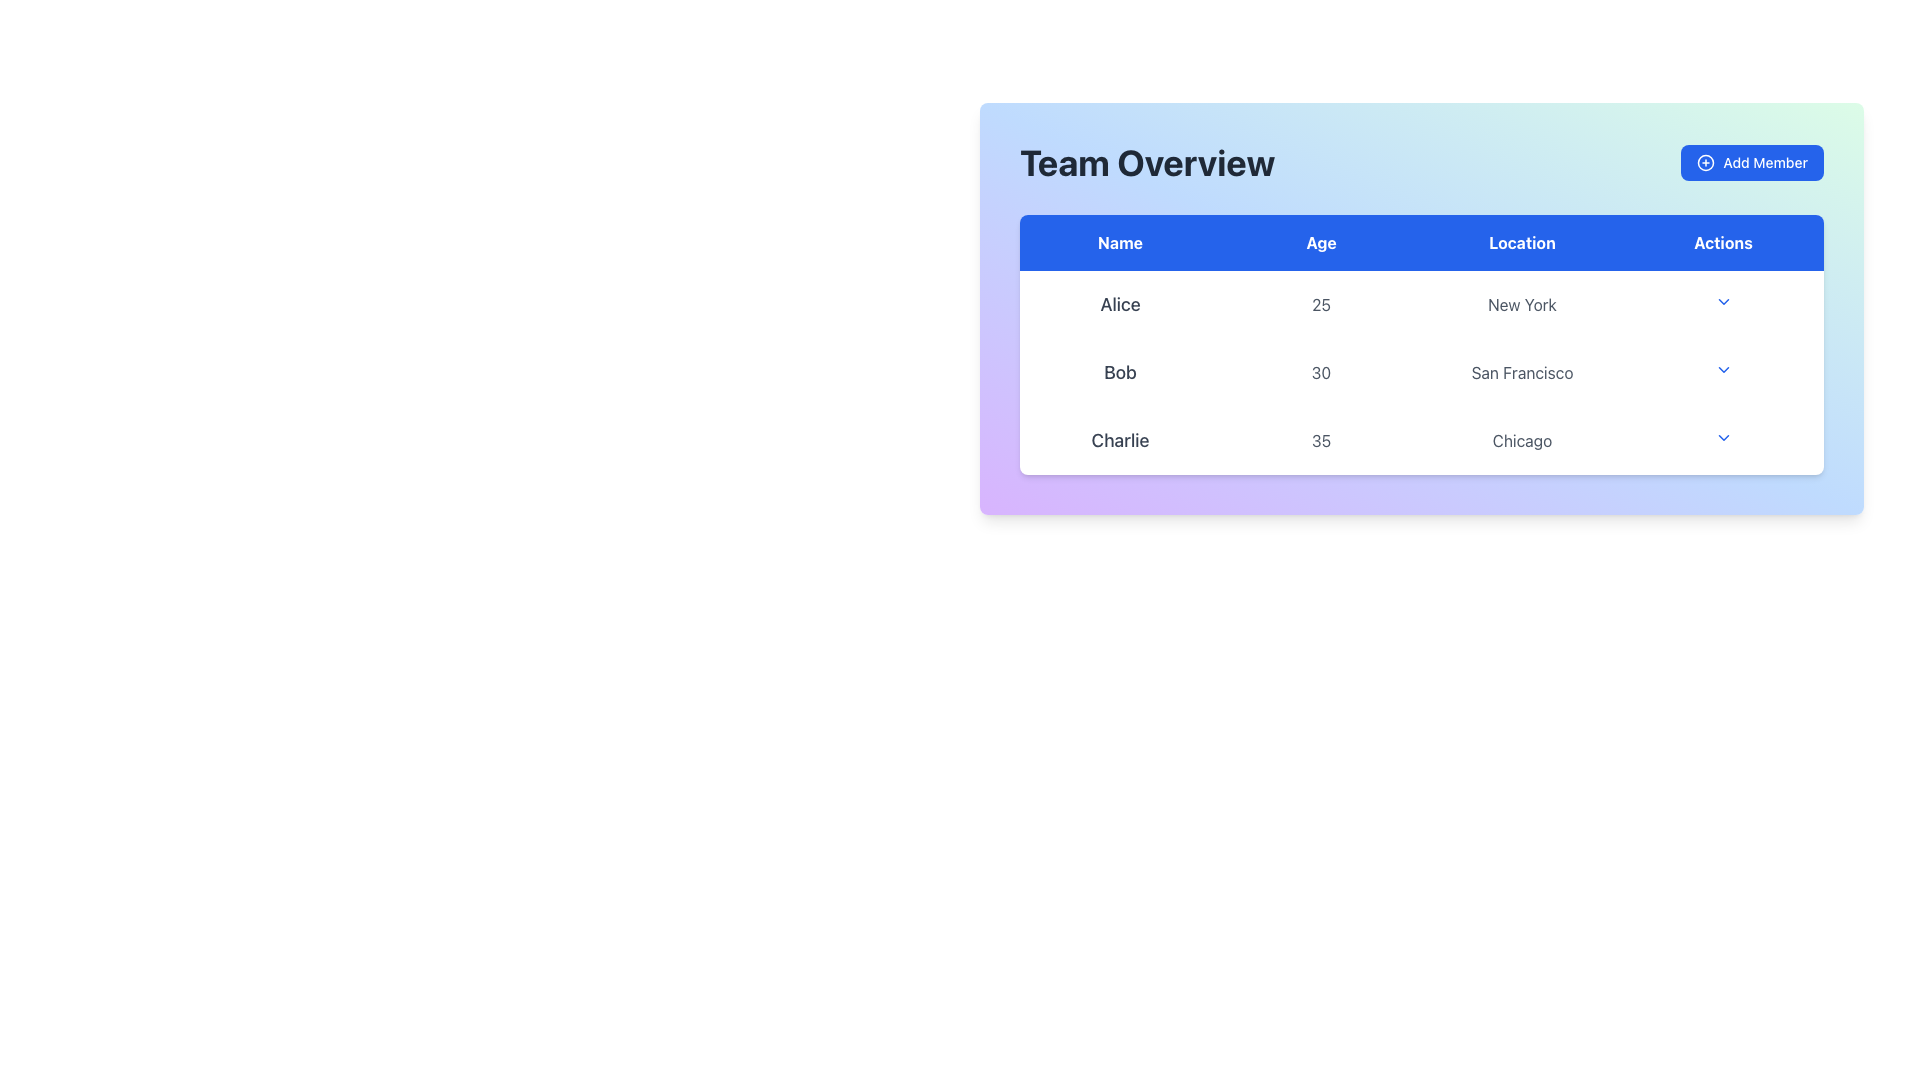 The image size is (1920, 1080). I want to click on the blue rectangular header section labeled 'Actions', which is the fourth and last column header in a grid layout at the top of a table, so click(1722, 242).